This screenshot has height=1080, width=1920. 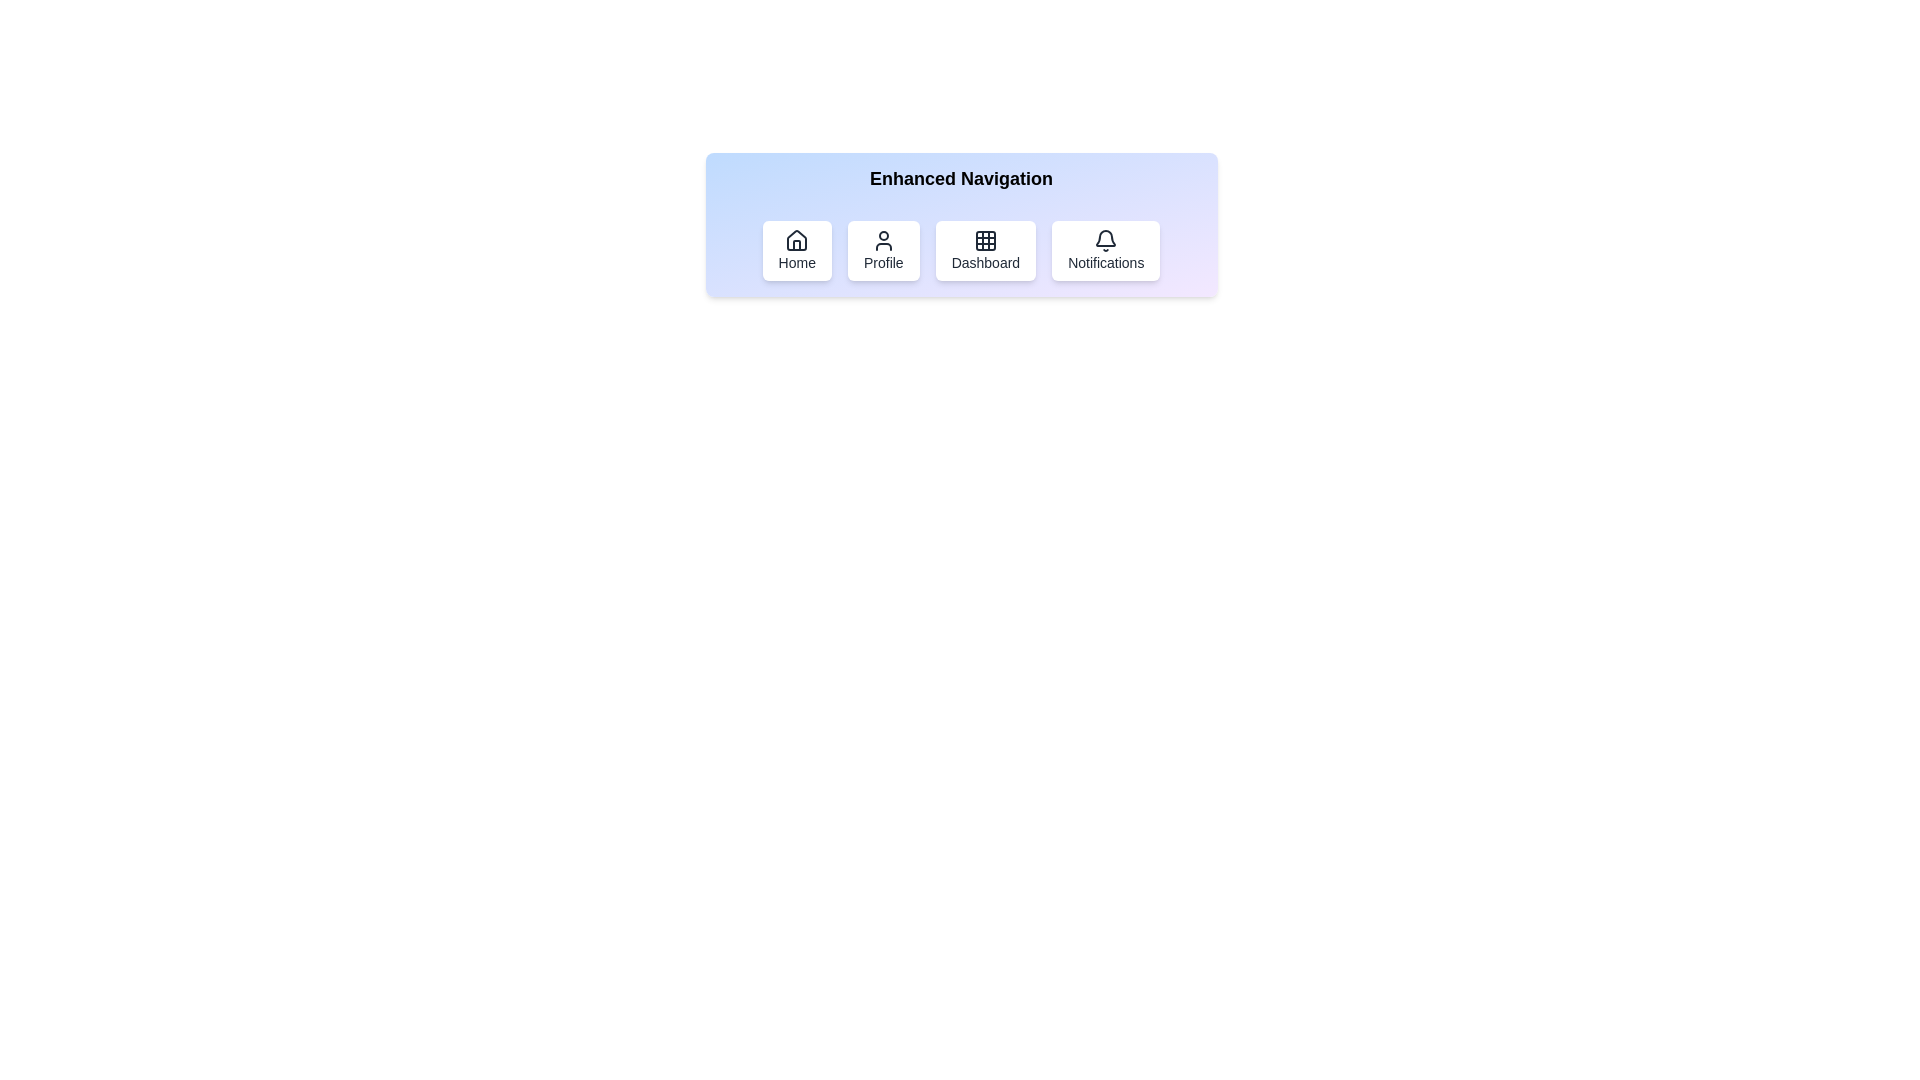 I want to click on the far-right navigation button for accessing notifications, so click(x=1105, y=249).